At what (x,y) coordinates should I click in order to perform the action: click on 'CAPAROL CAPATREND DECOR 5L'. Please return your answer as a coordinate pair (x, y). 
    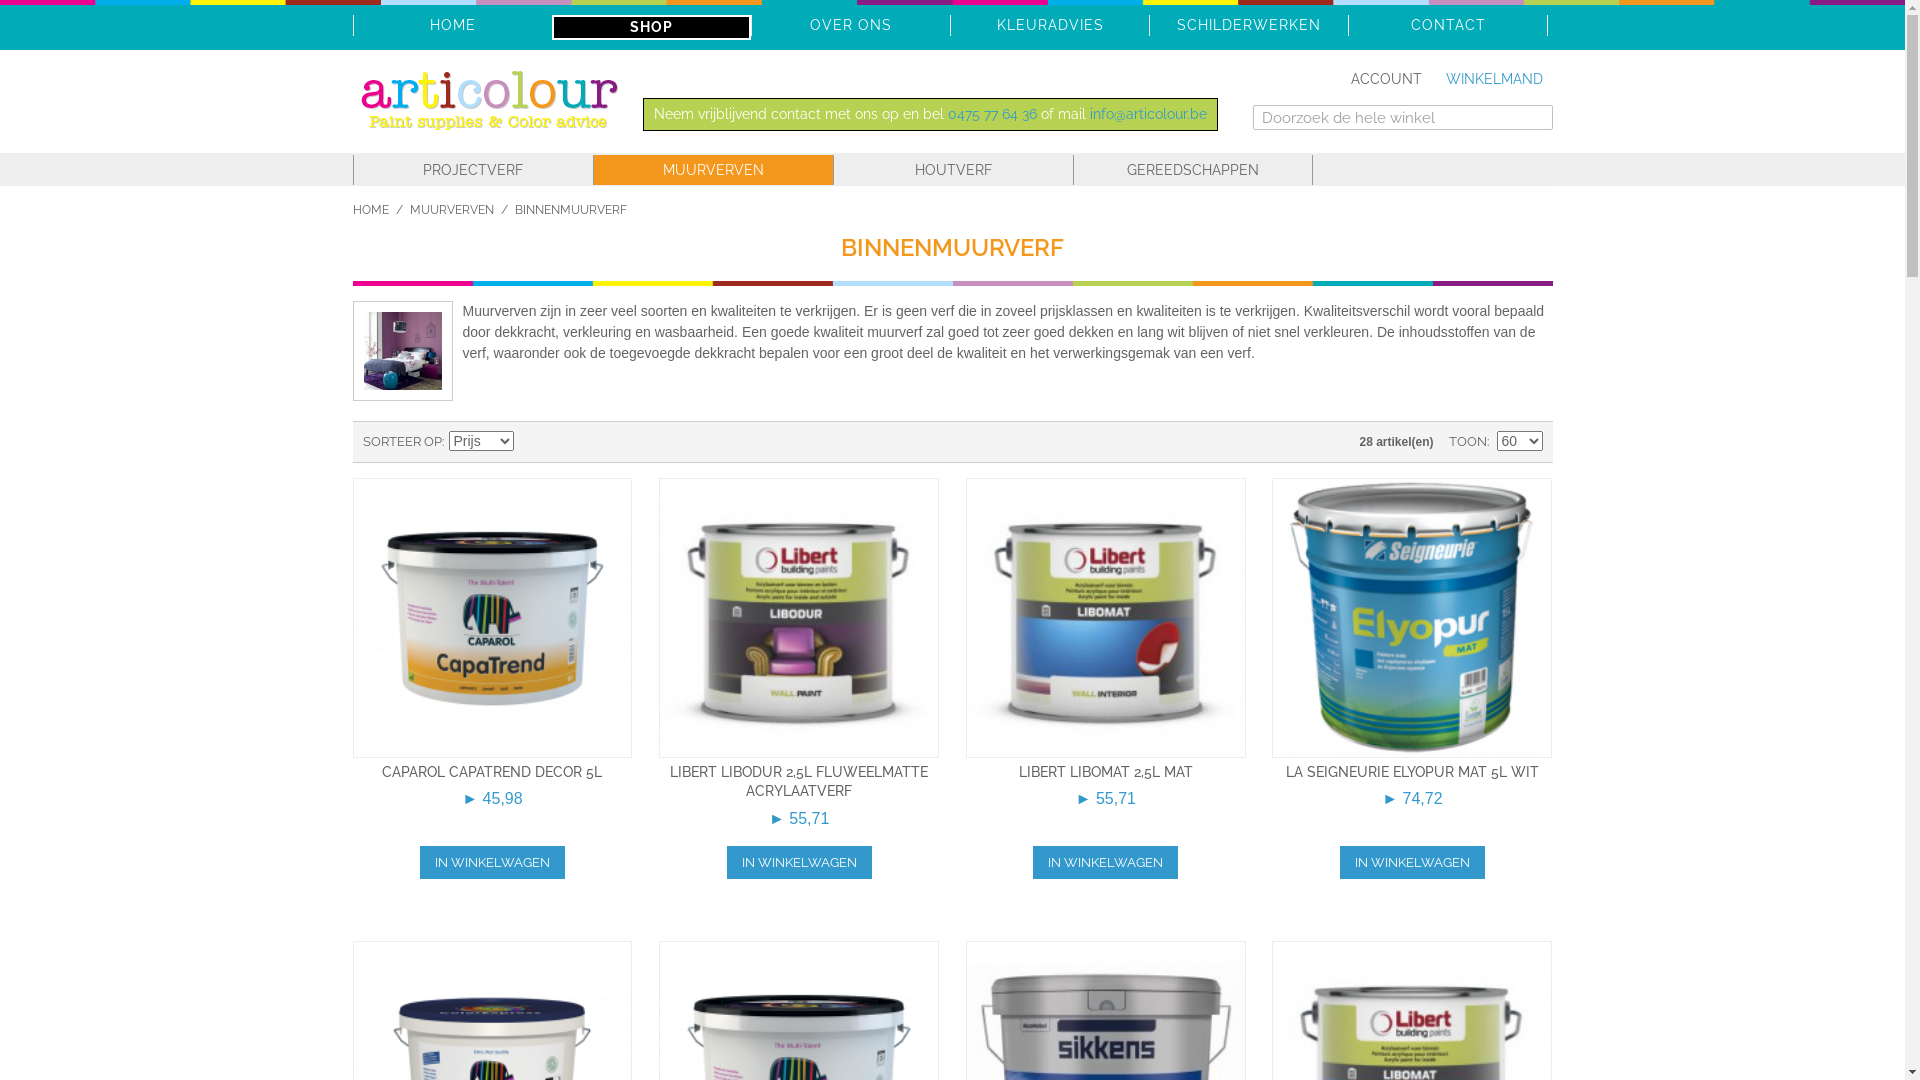
    Looking at the image, I should click on (491, 770).